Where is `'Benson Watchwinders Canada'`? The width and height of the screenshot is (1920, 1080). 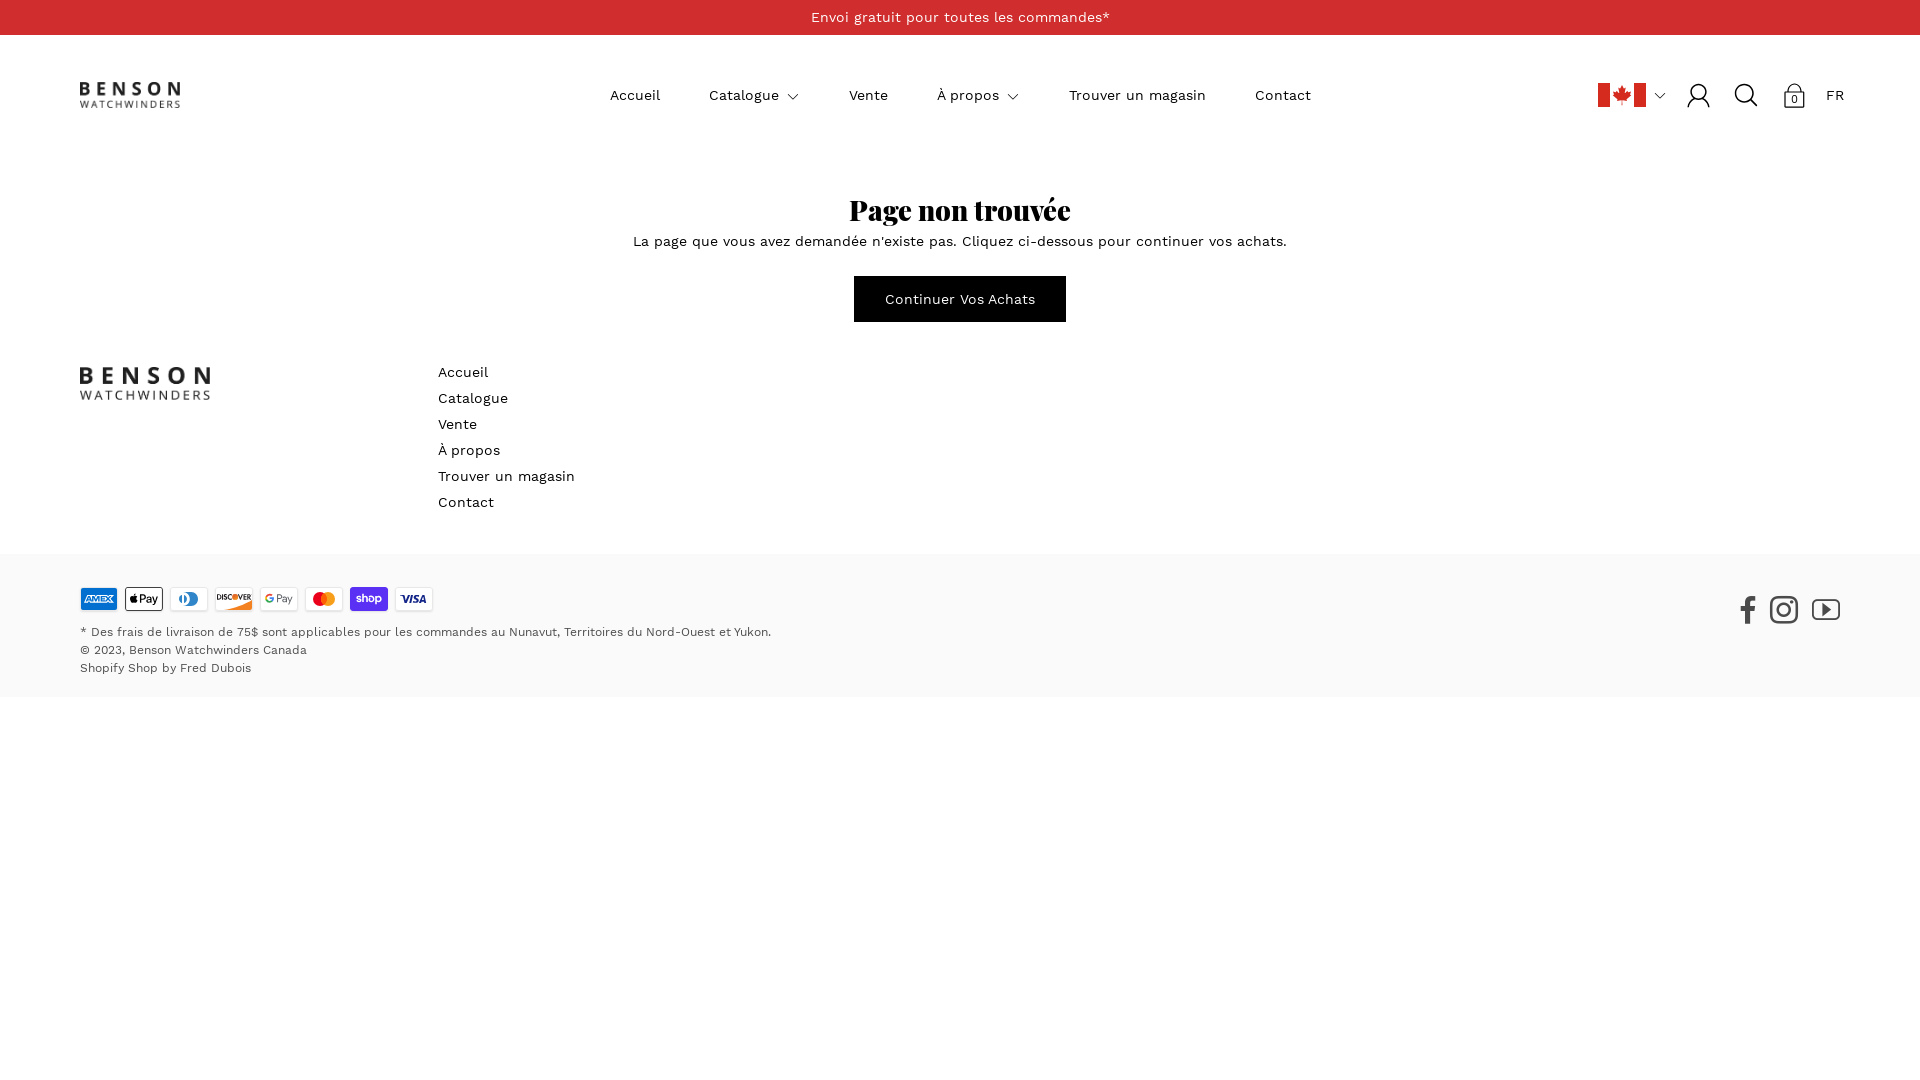
'Benson Watchwinders Canada' is located at coordinates (217, 650).